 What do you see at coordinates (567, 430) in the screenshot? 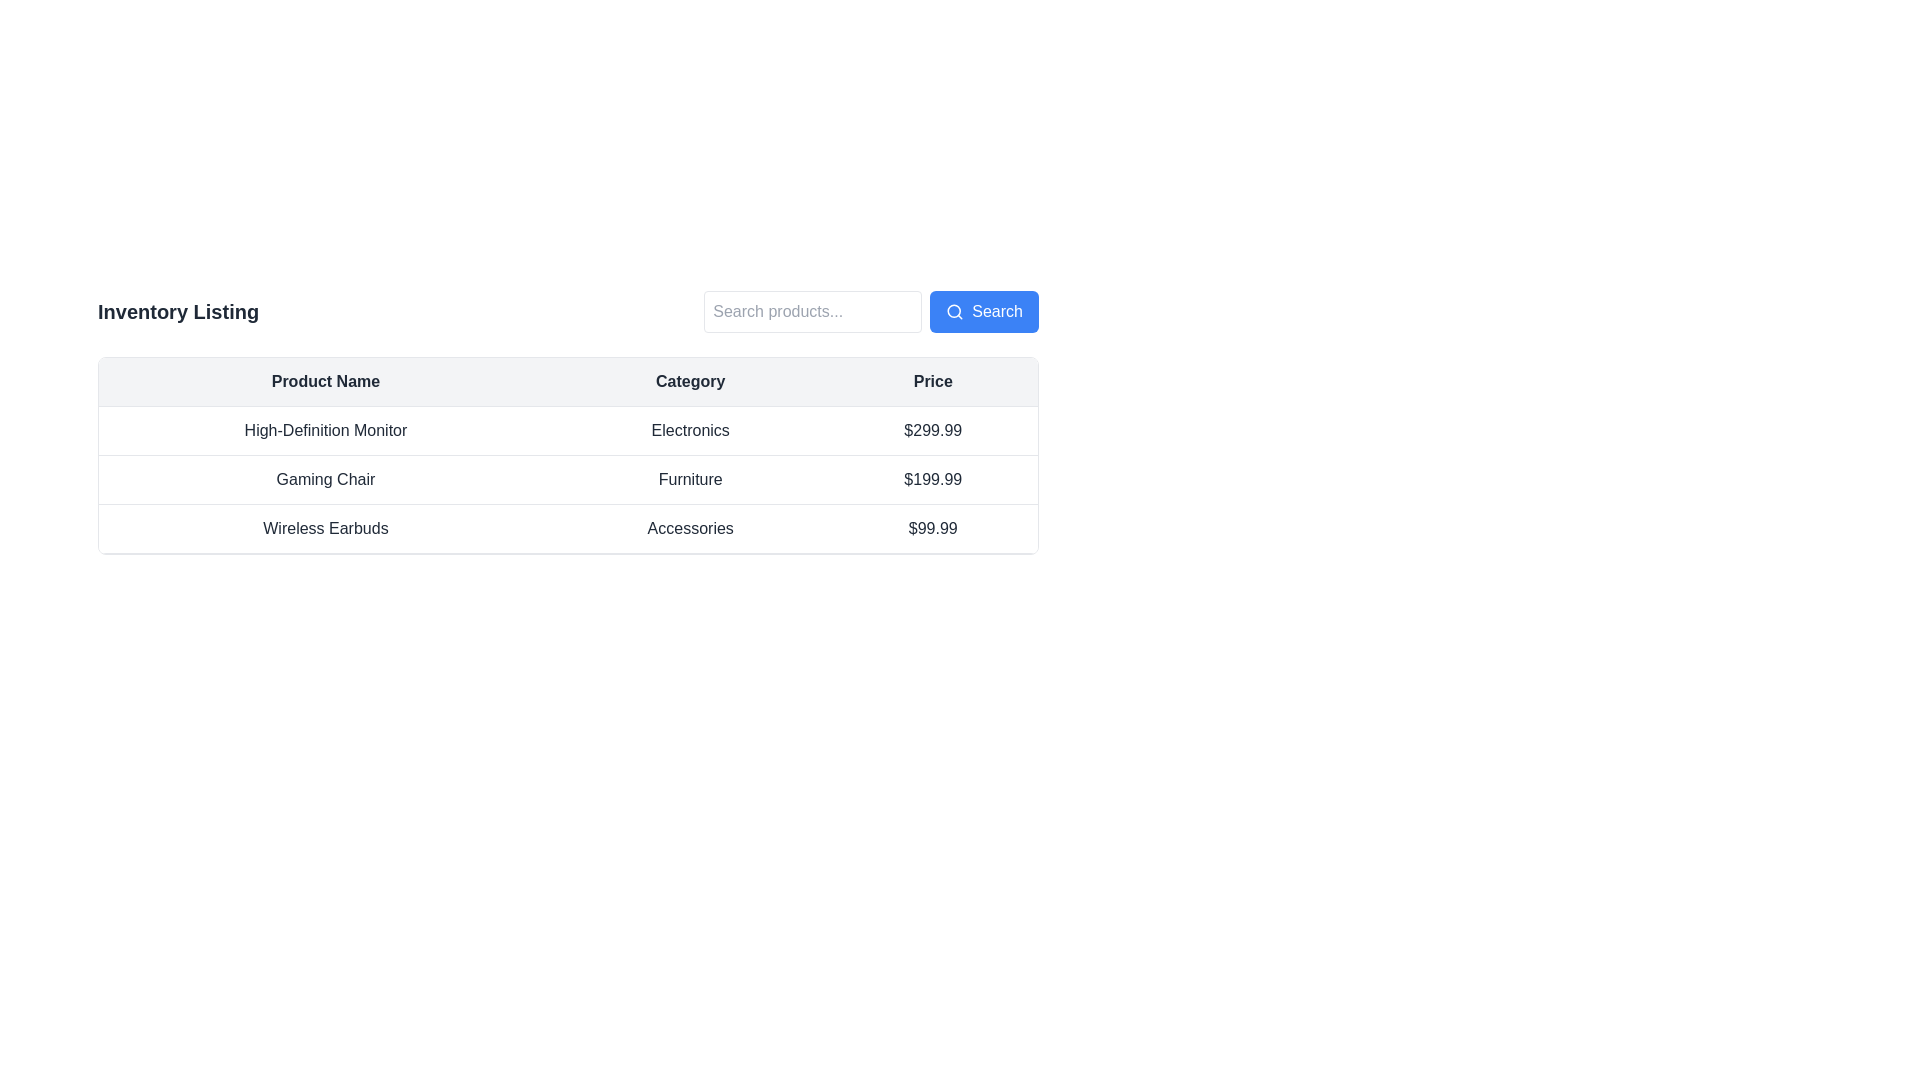
I see `the first row of the table that displays product details, including name, type, and price` at bounding box center [567, 430].